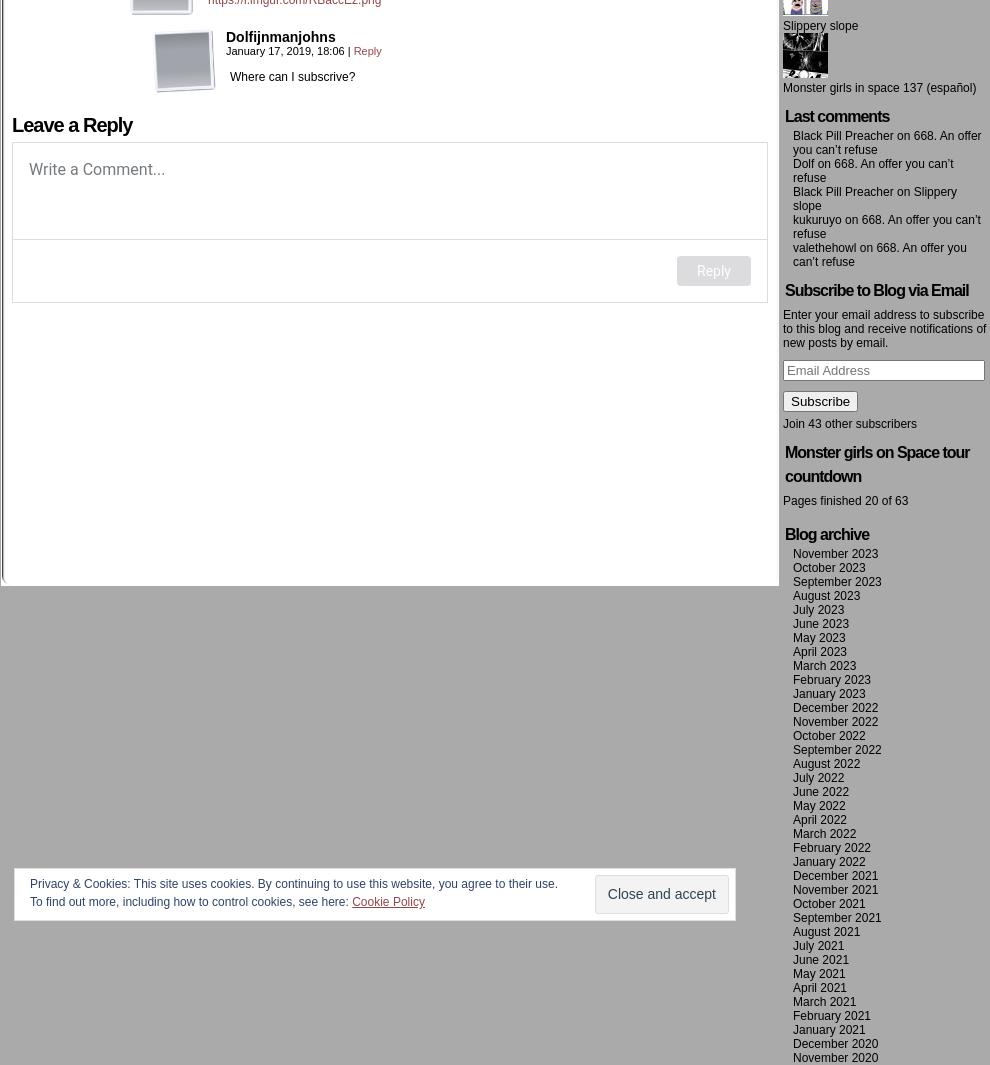 The width and height of the screenshot is (990, 1065). I want to click on 'September 2021', so click(836, 918).